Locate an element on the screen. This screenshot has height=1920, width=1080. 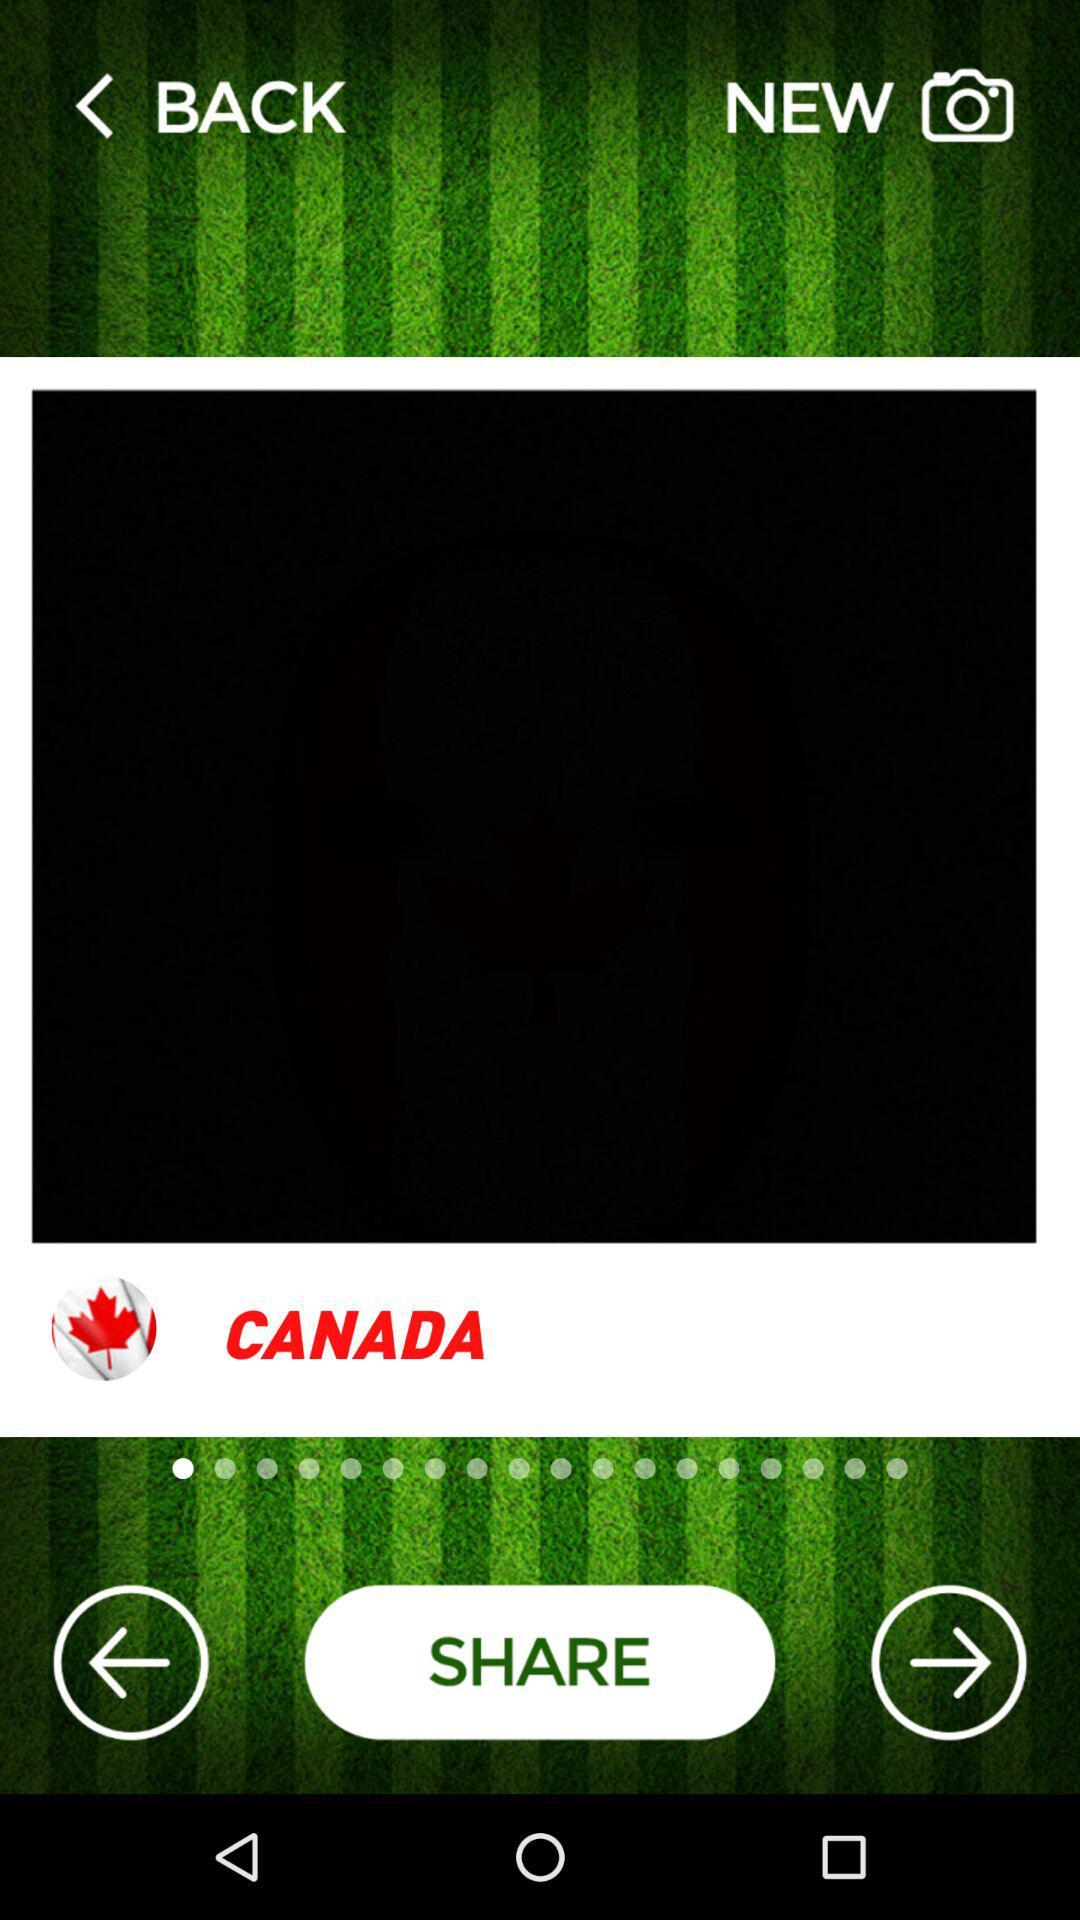
go forward is located at coordinates (947, 1662).